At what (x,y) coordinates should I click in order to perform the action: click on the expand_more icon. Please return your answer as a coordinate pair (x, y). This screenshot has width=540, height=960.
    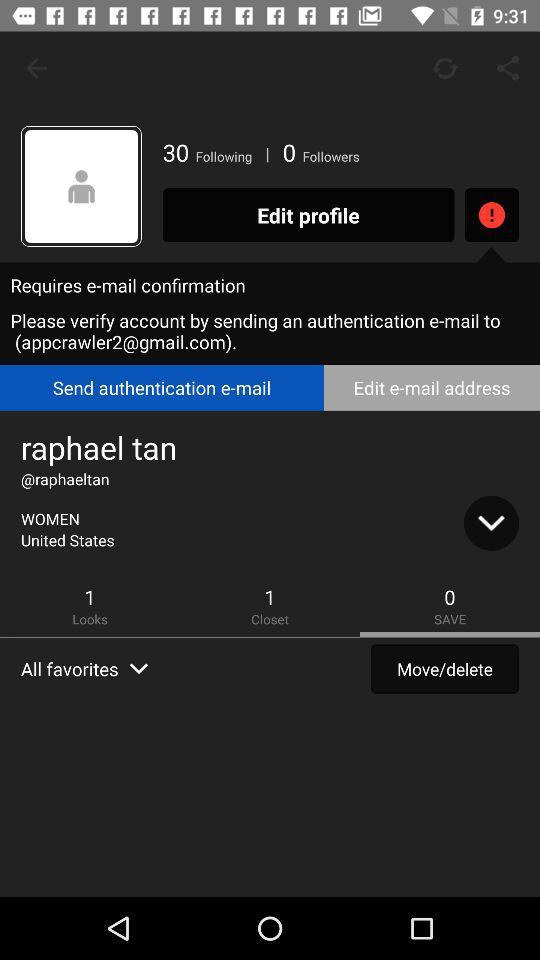
    Looking at the image, I should click on (490, 522).